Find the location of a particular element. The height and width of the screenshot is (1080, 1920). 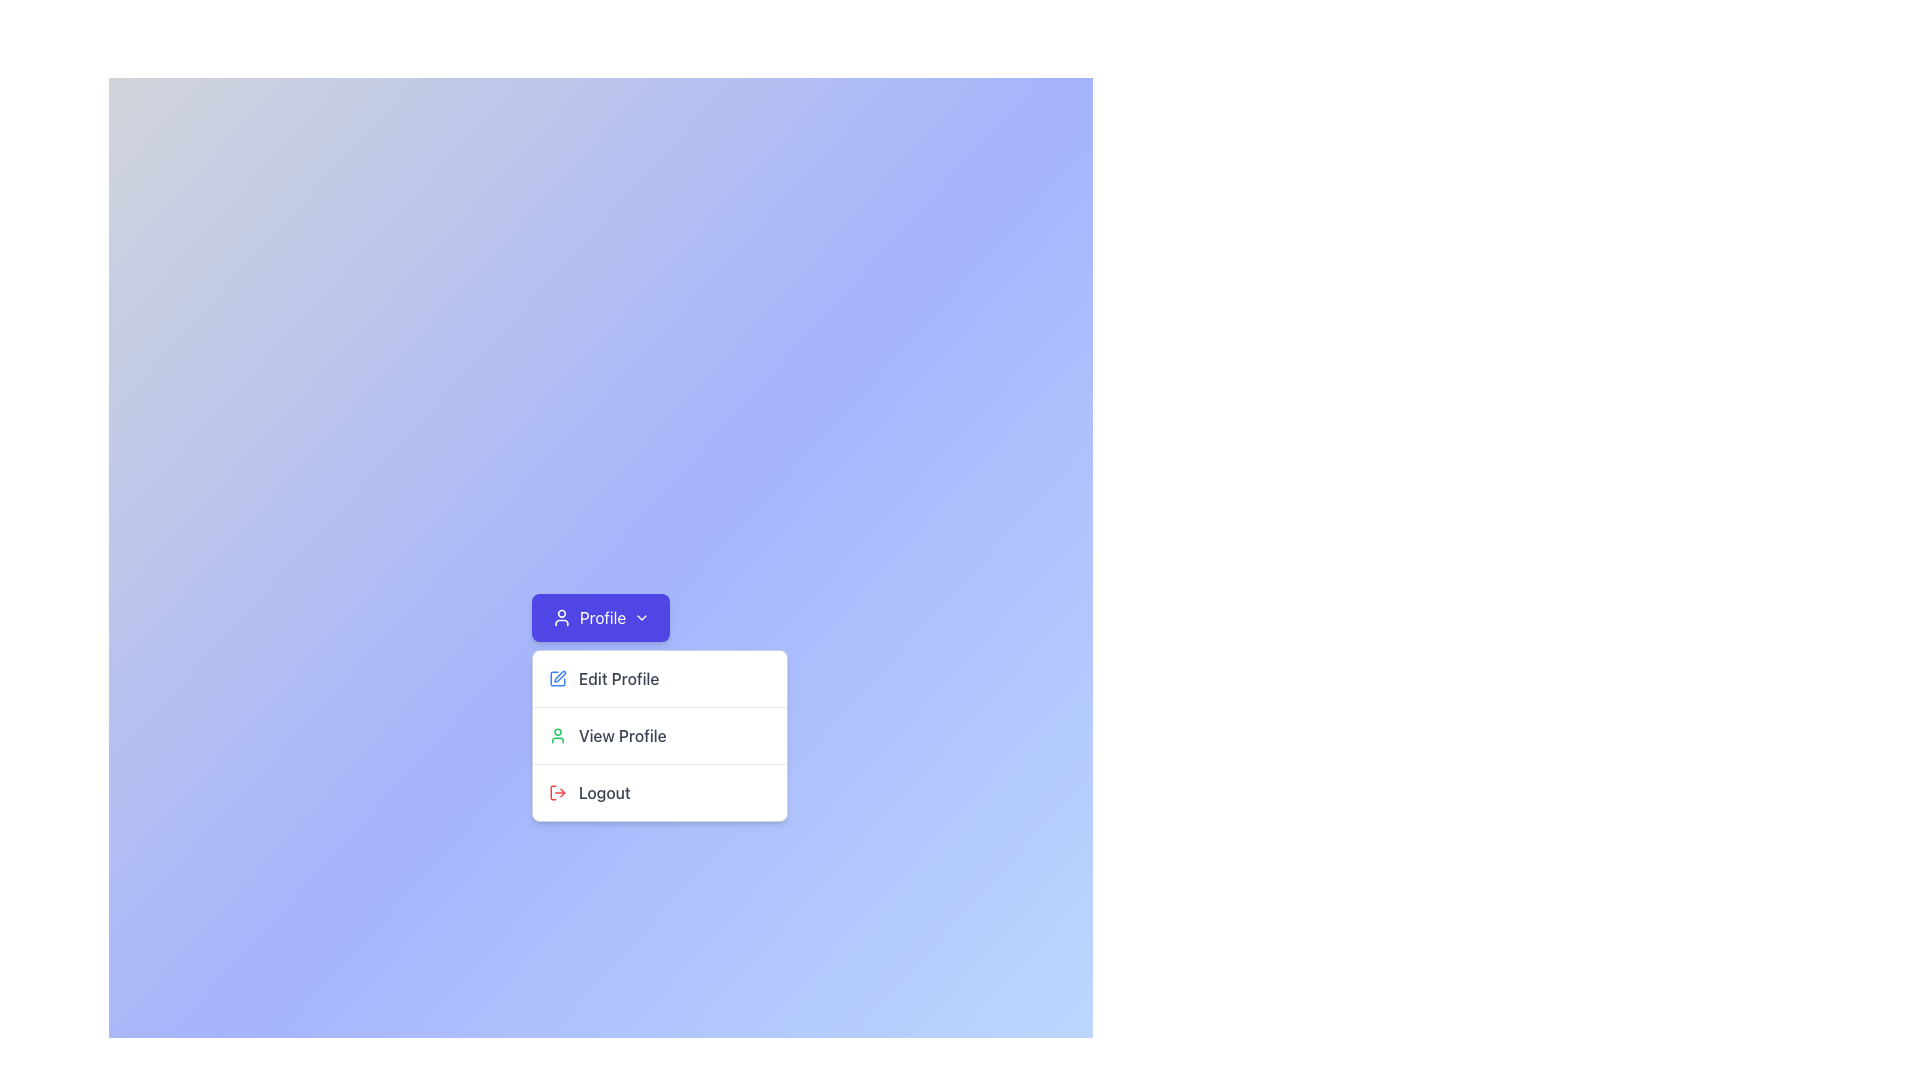

the 'View Profile' menu item in the vertical dropdown menu is located at coordinates (659, 736).